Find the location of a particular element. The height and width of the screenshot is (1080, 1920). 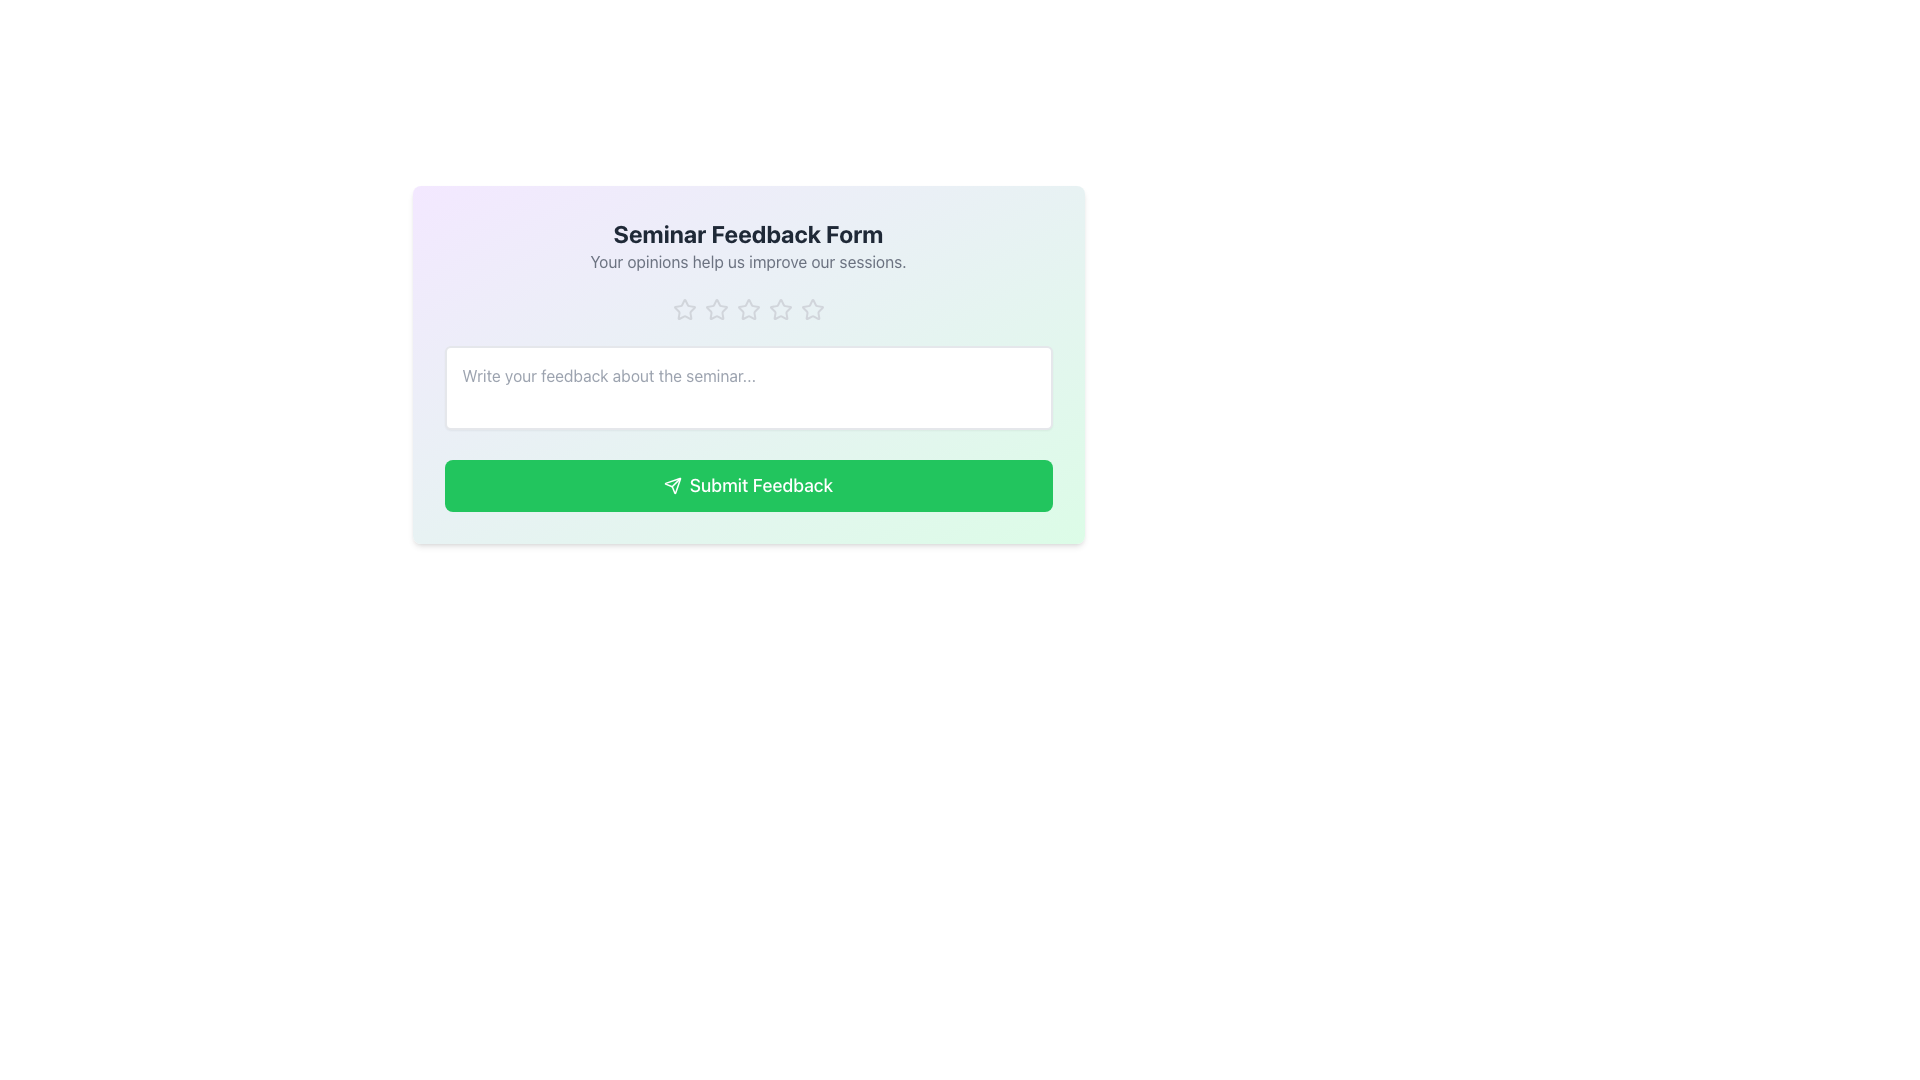

from the fourth star icon in the 5-star rating component is located at coordinates (779, 309).